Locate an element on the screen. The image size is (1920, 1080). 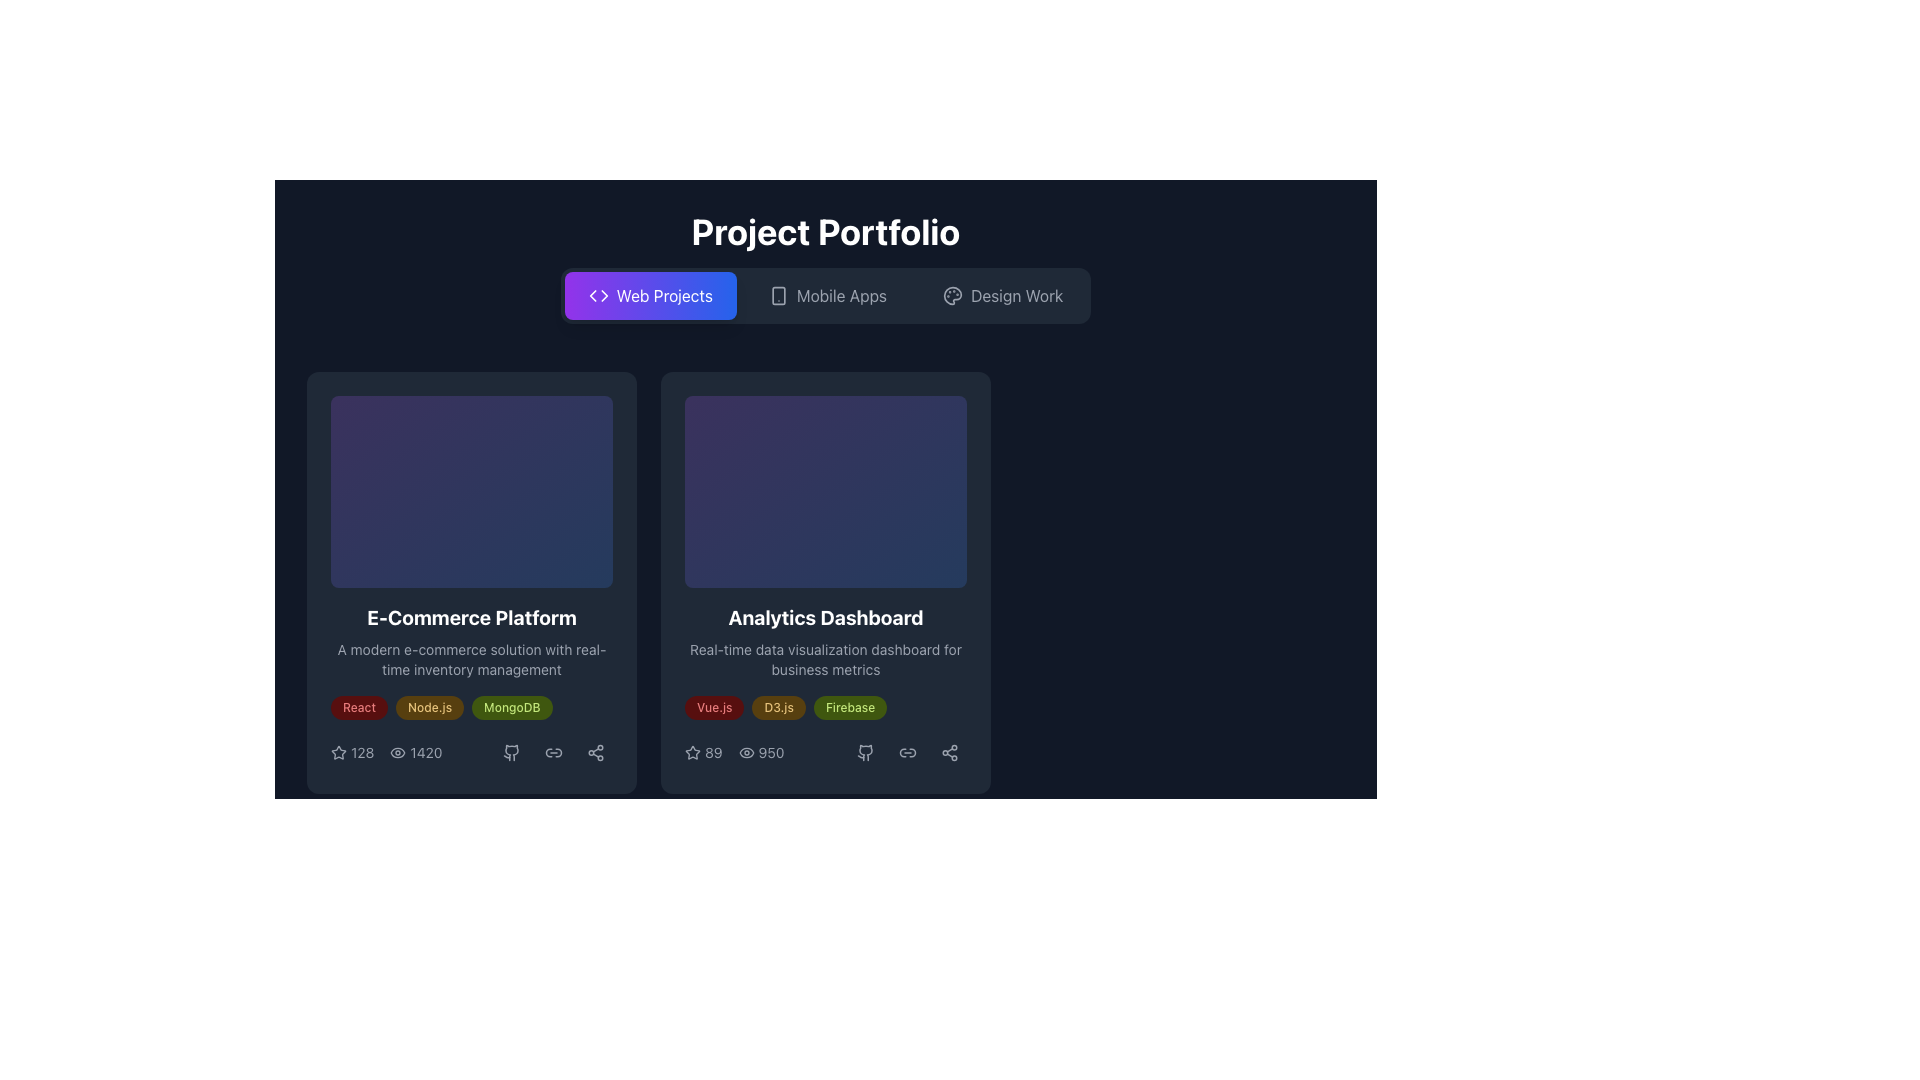
the title text indicating the name of the highlighted project in the first card for copying is located at coordinates (470, 616).